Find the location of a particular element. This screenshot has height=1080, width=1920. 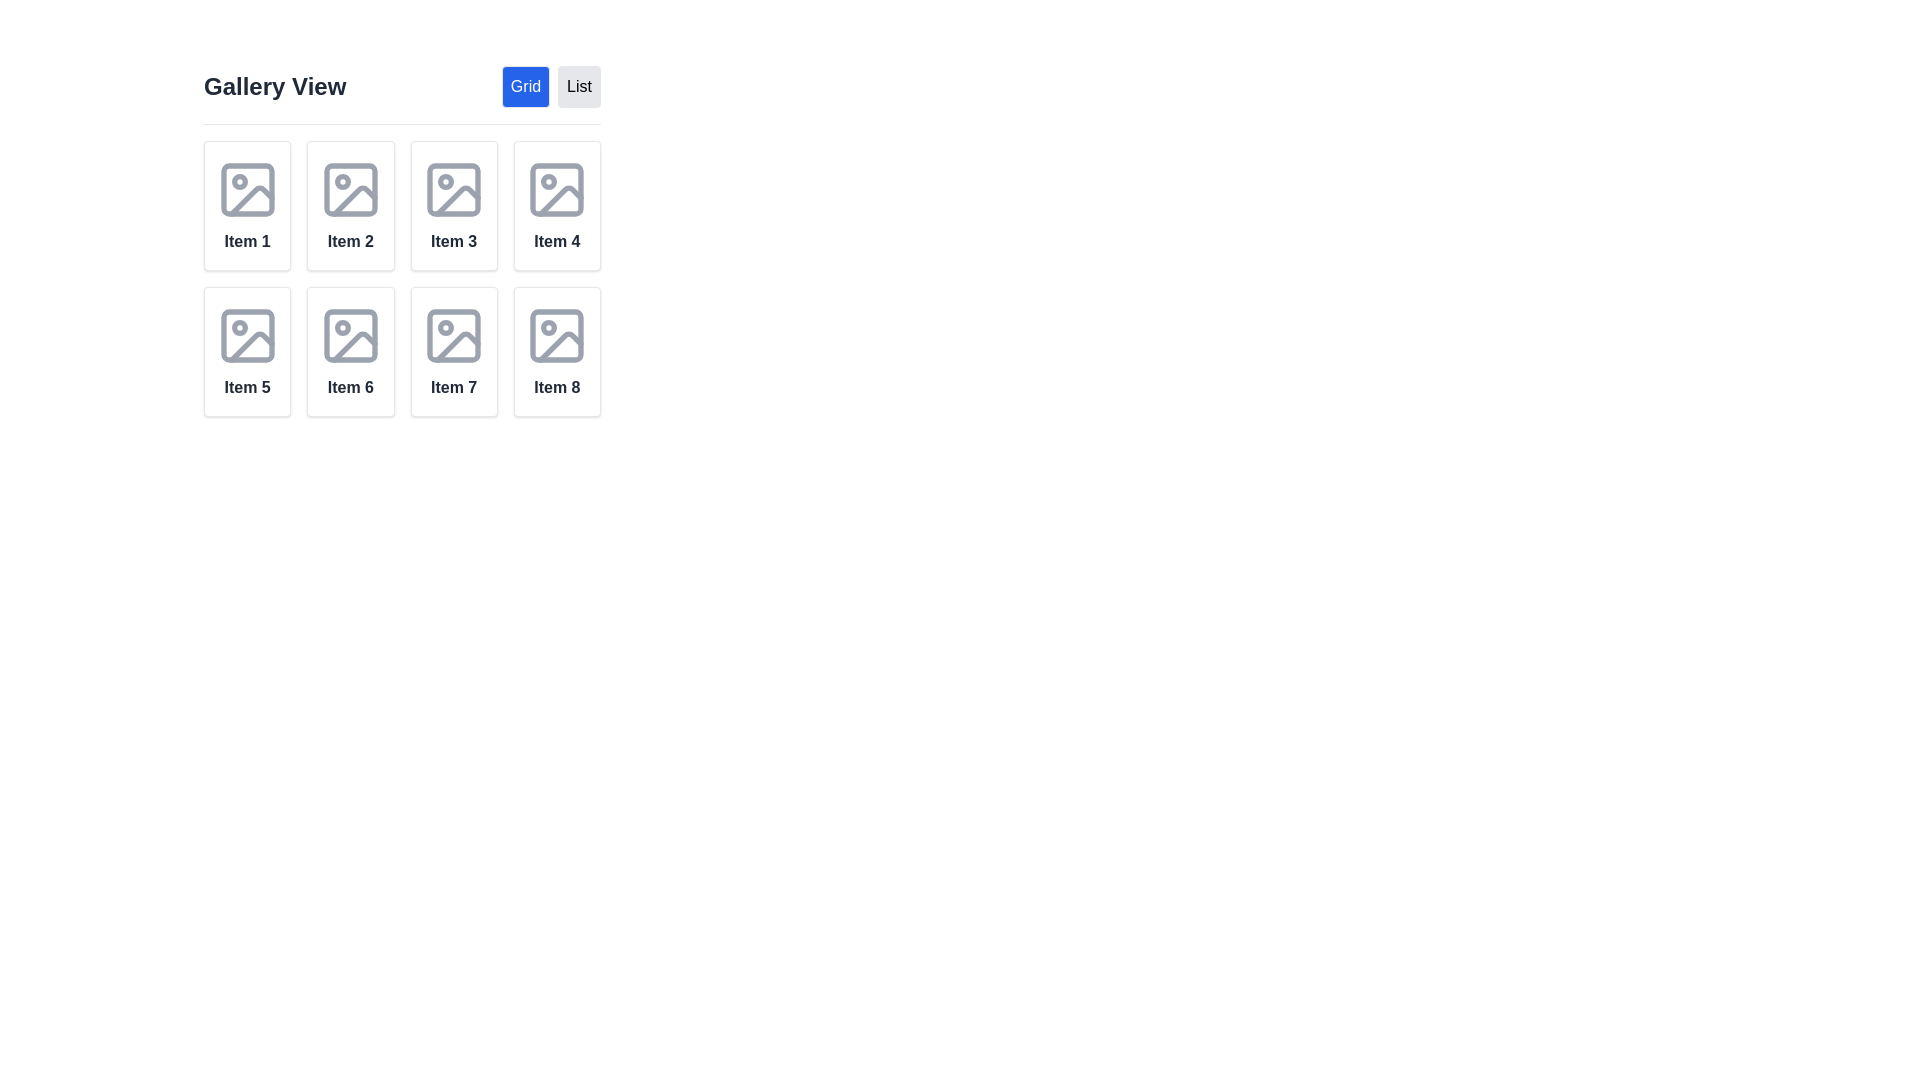

the SVG icon styled with a gray color scheme, which represents a placeholder for graphical content, located at the top of the 'Item 4' card in a 2x4 grid layout is located at coordinates (557, 189).